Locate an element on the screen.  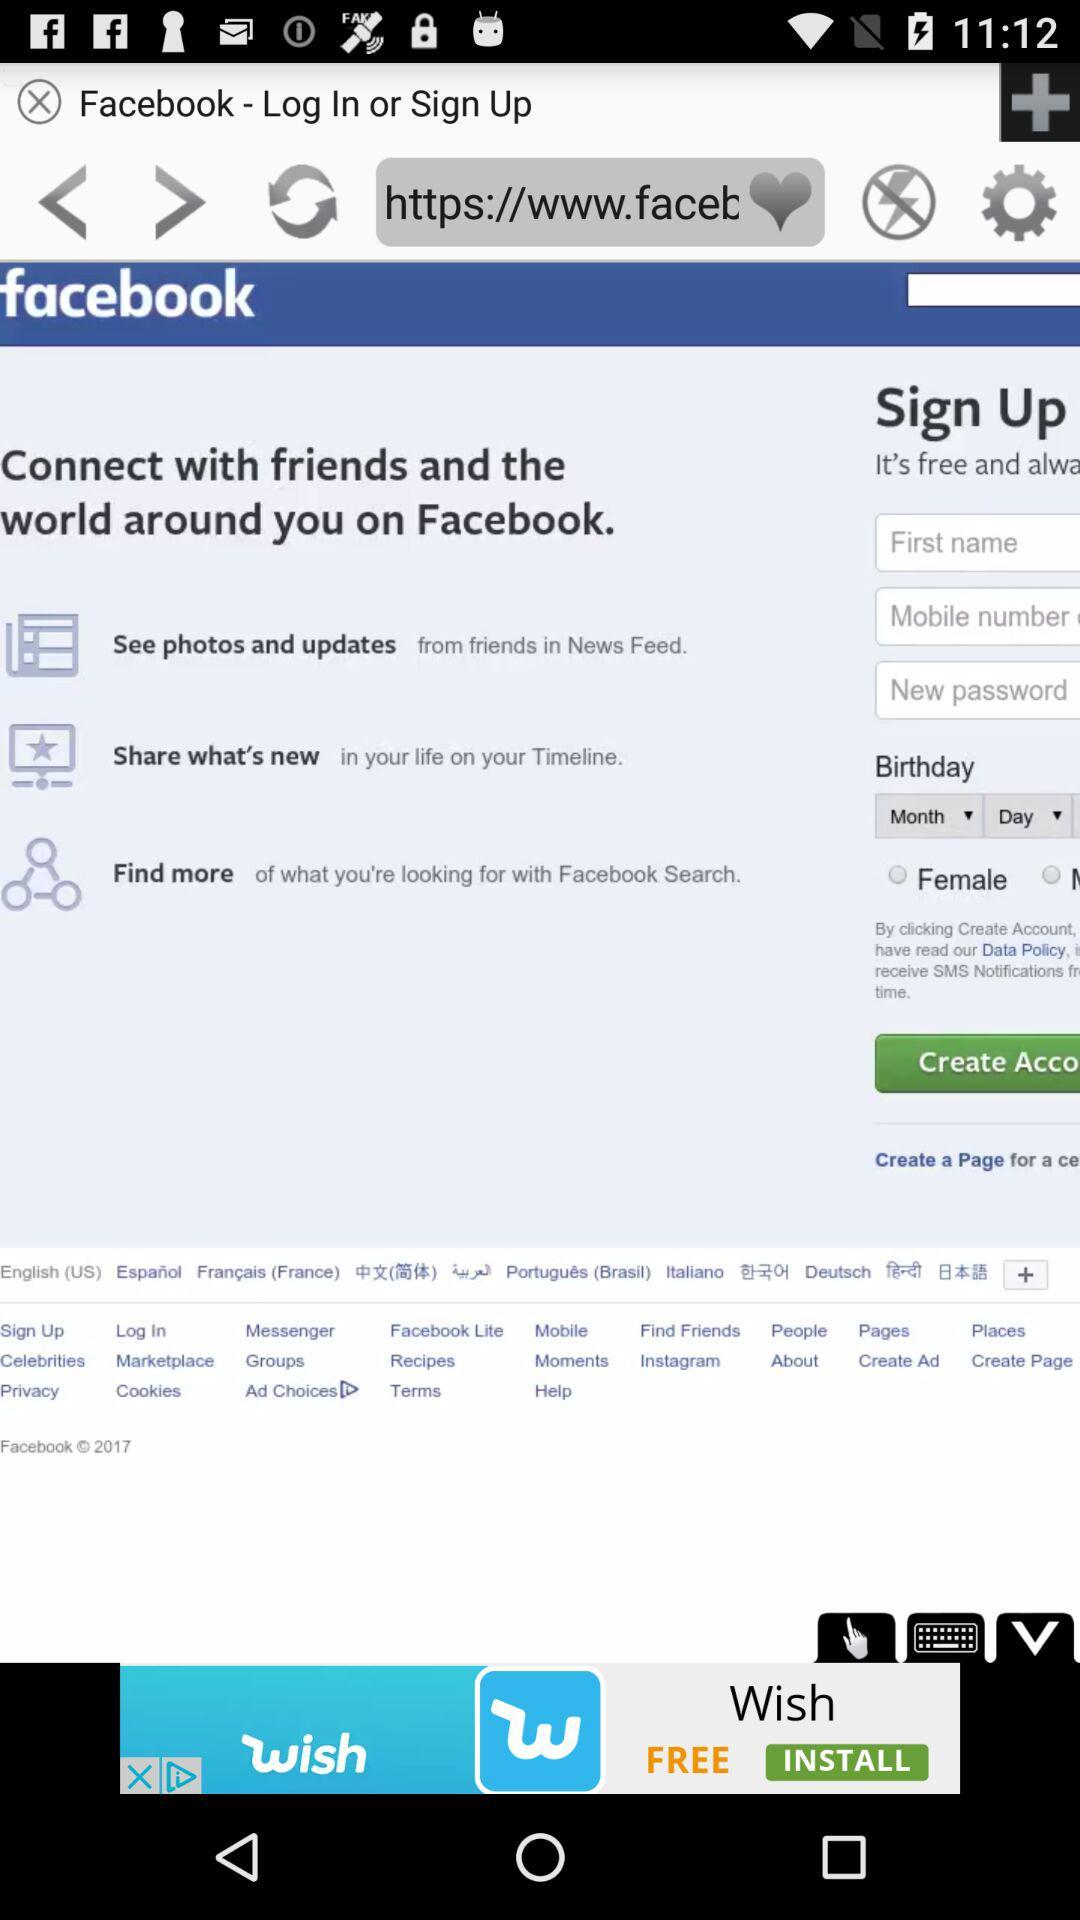
the add icon is located at coordinates (1039, 108).